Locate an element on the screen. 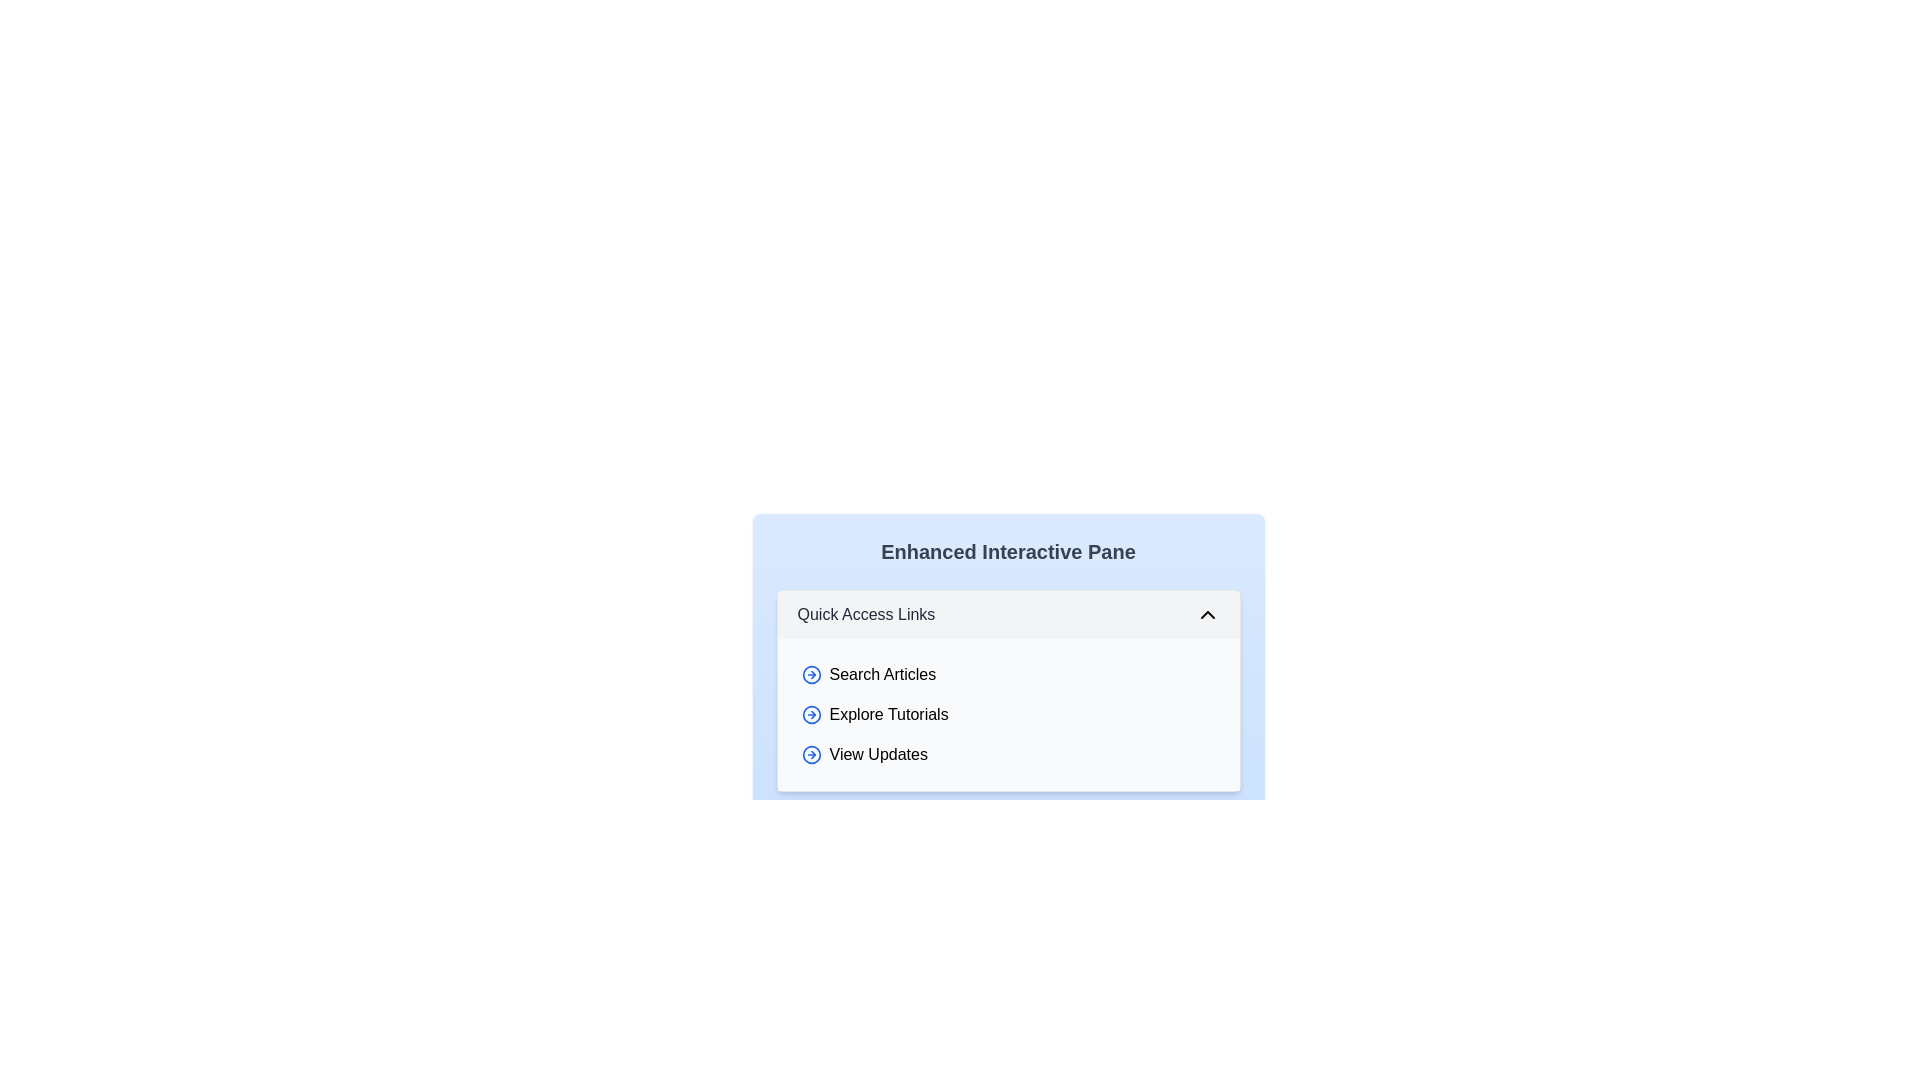  the item View Updates in the list to select it is located at coordinates (1008, 755).